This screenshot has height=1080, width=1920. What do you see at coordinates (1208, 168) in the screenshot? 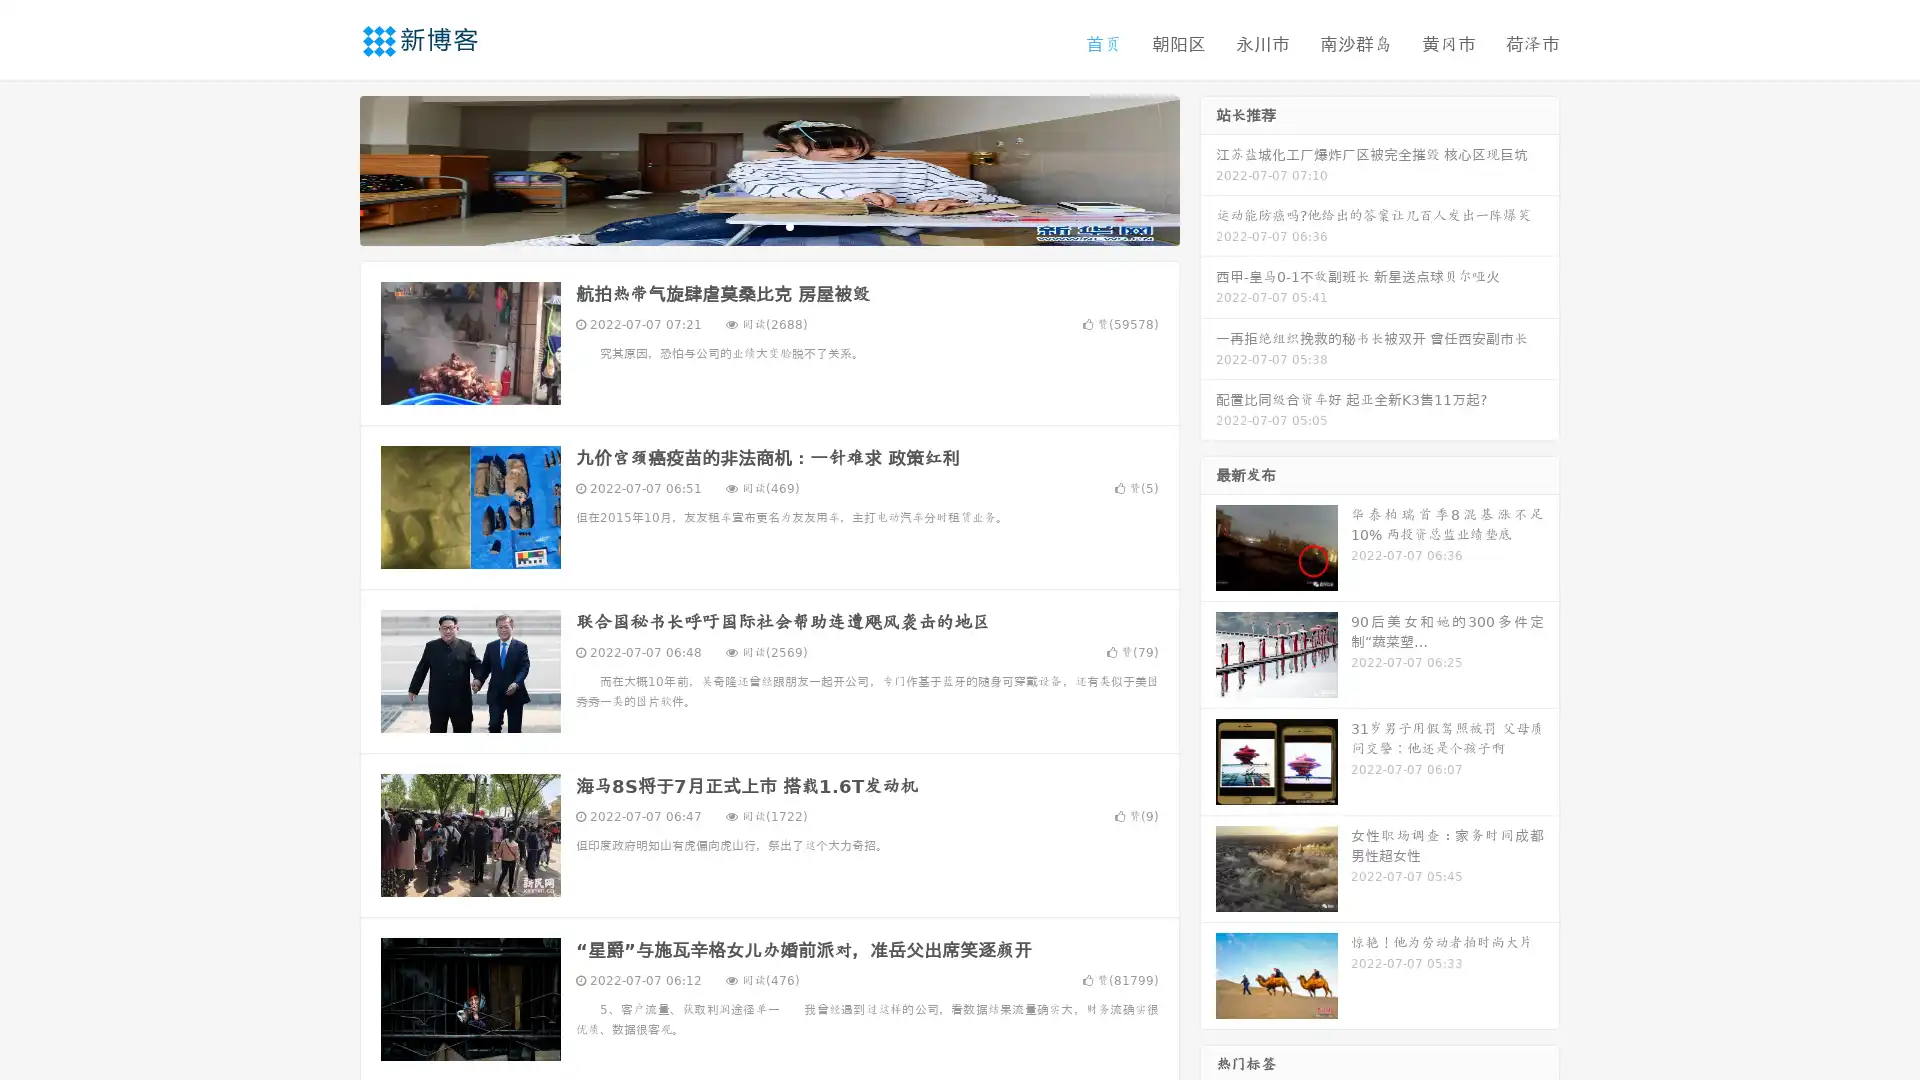
I see `Next slide` at bounding box center [1208, 168].